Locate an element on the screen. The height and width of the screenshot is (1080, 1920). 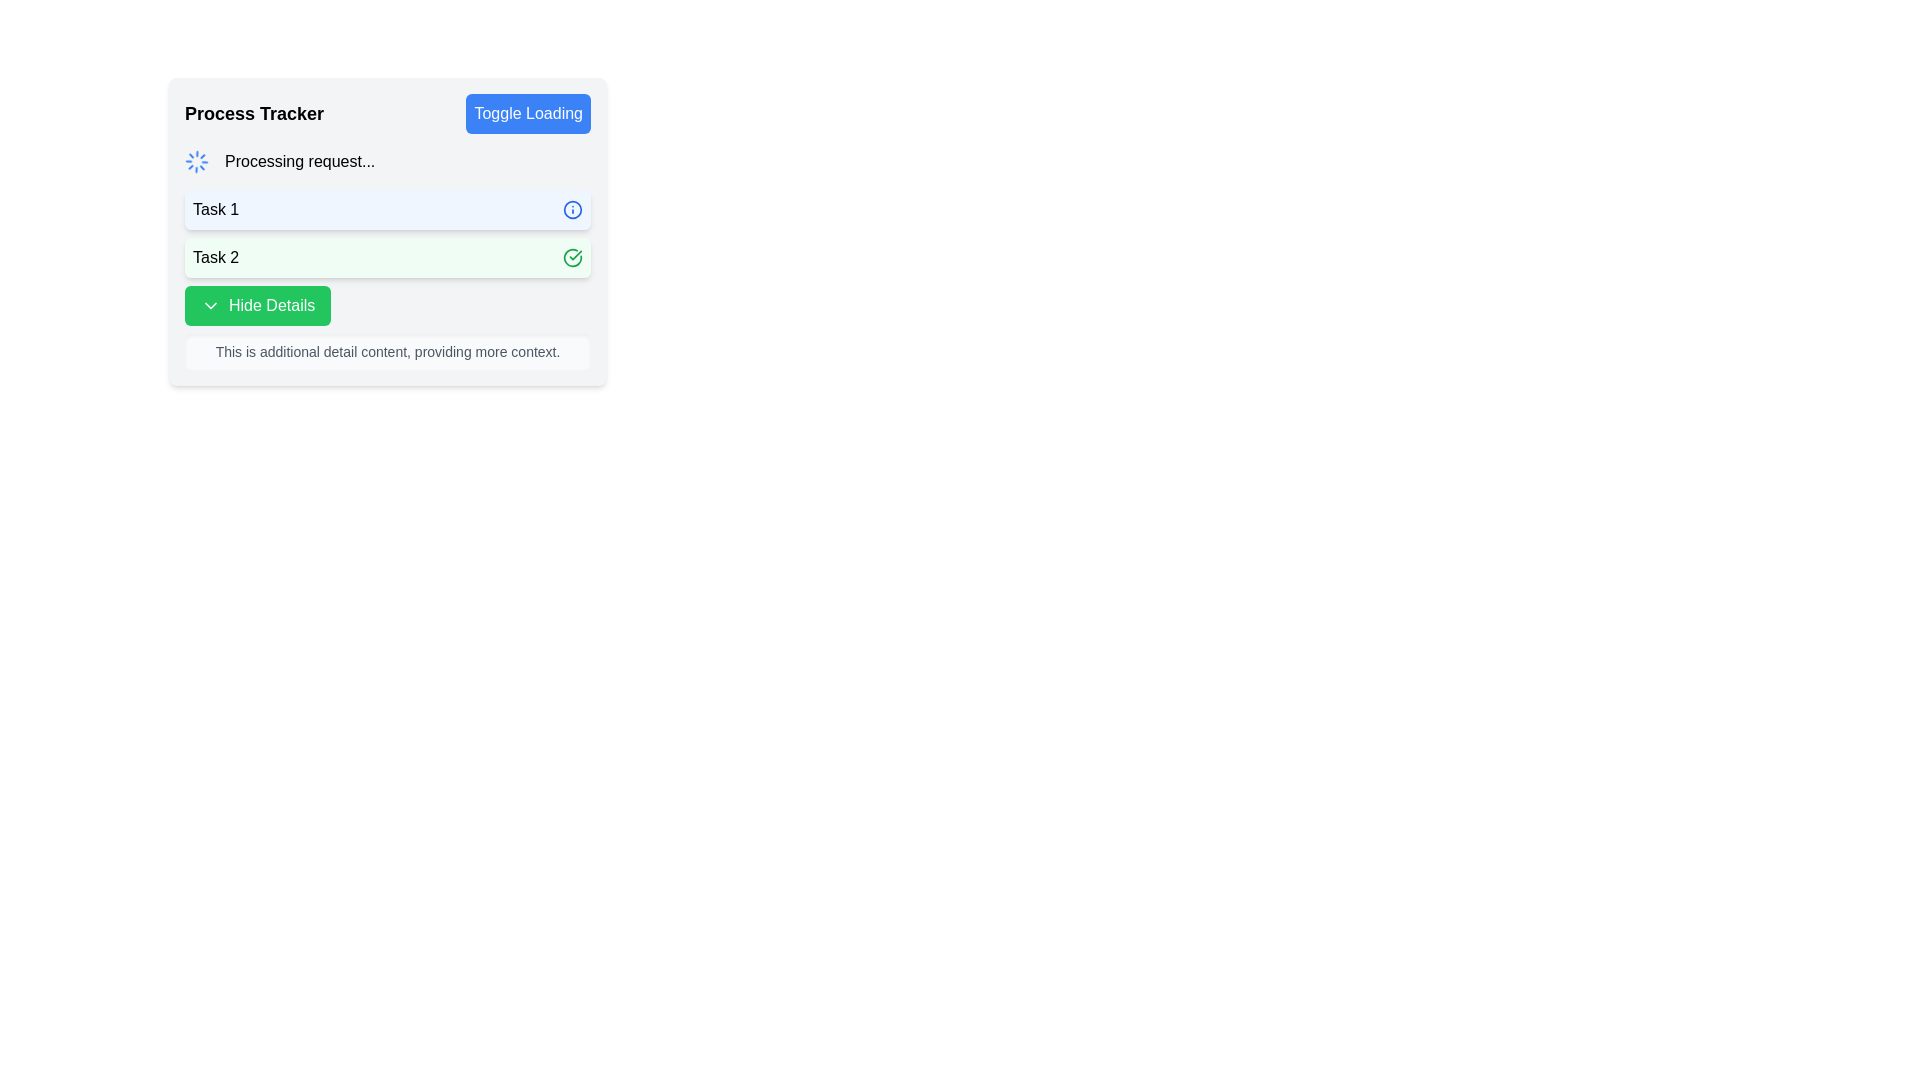
the interactive toggle button is located at coordinates (528, 114).